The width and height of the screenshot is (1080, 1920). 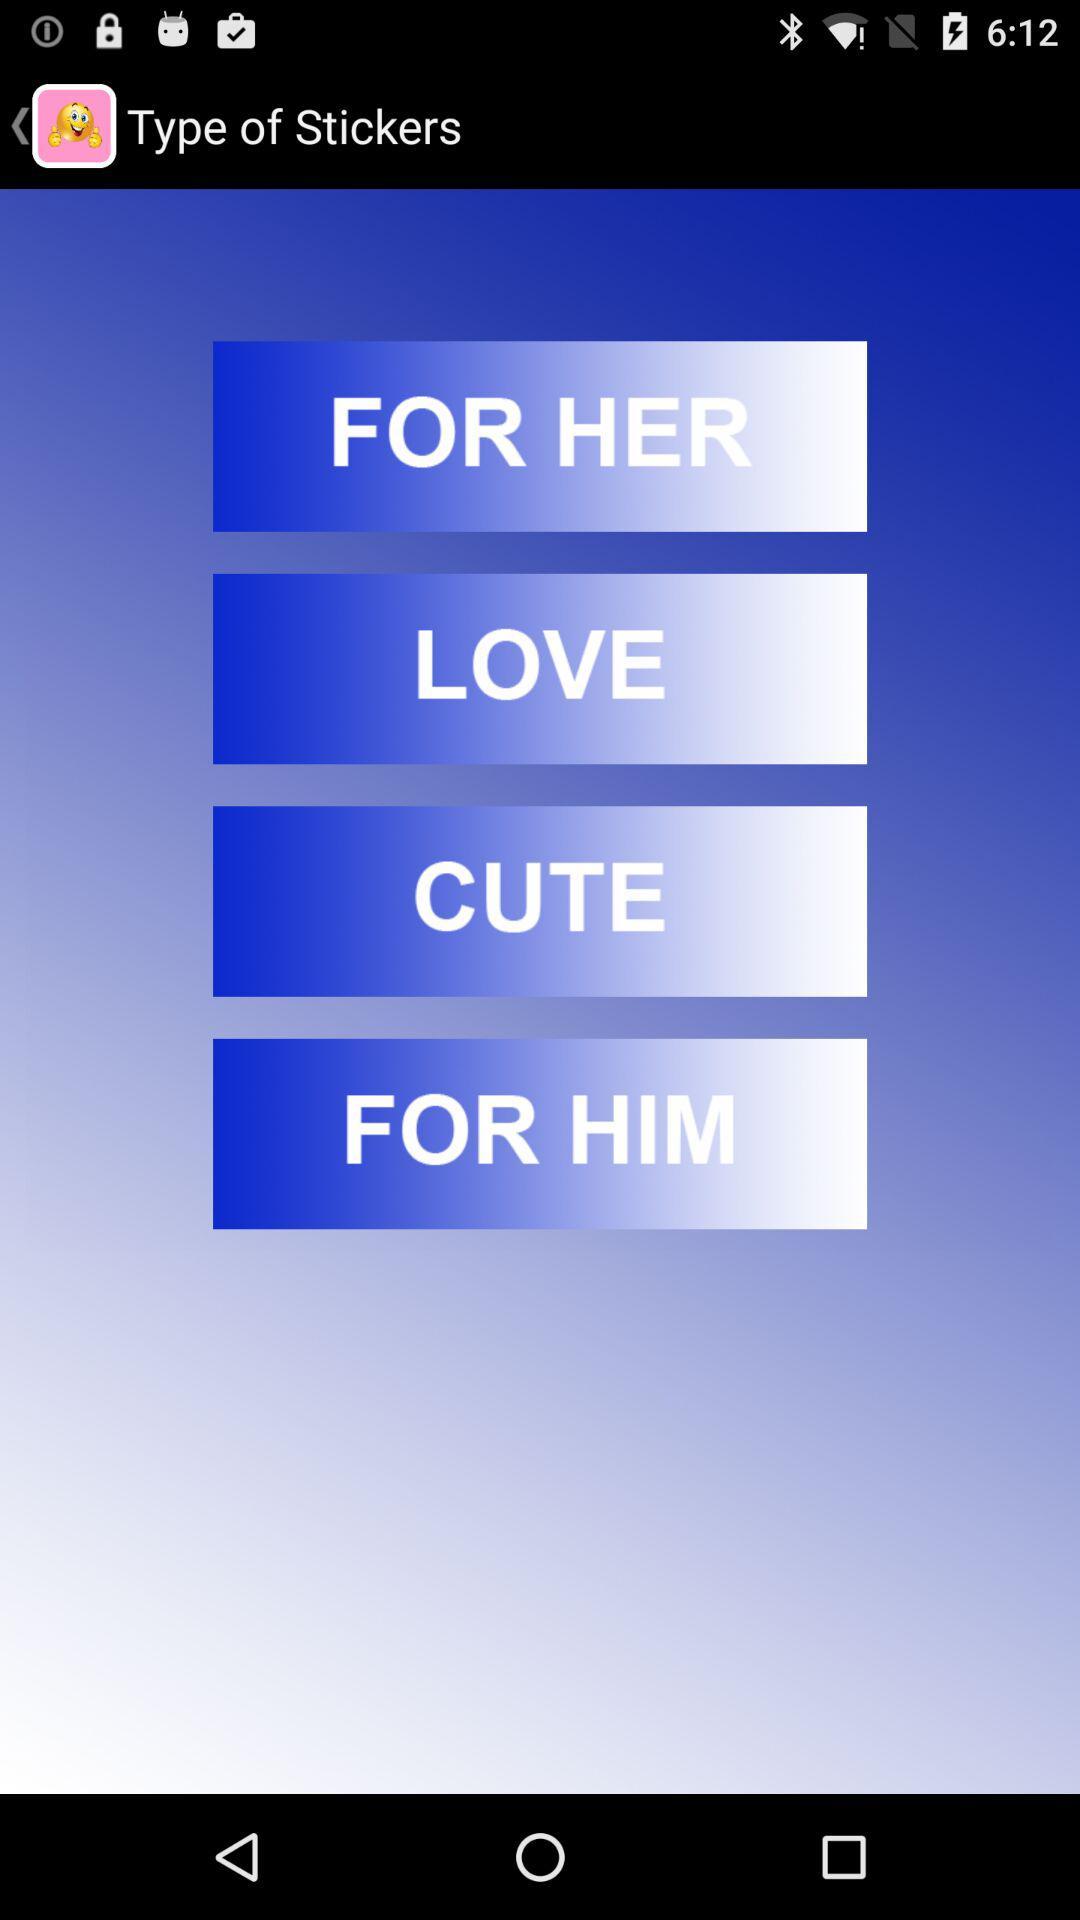 I want to click on click, so click(x=540, y=435).